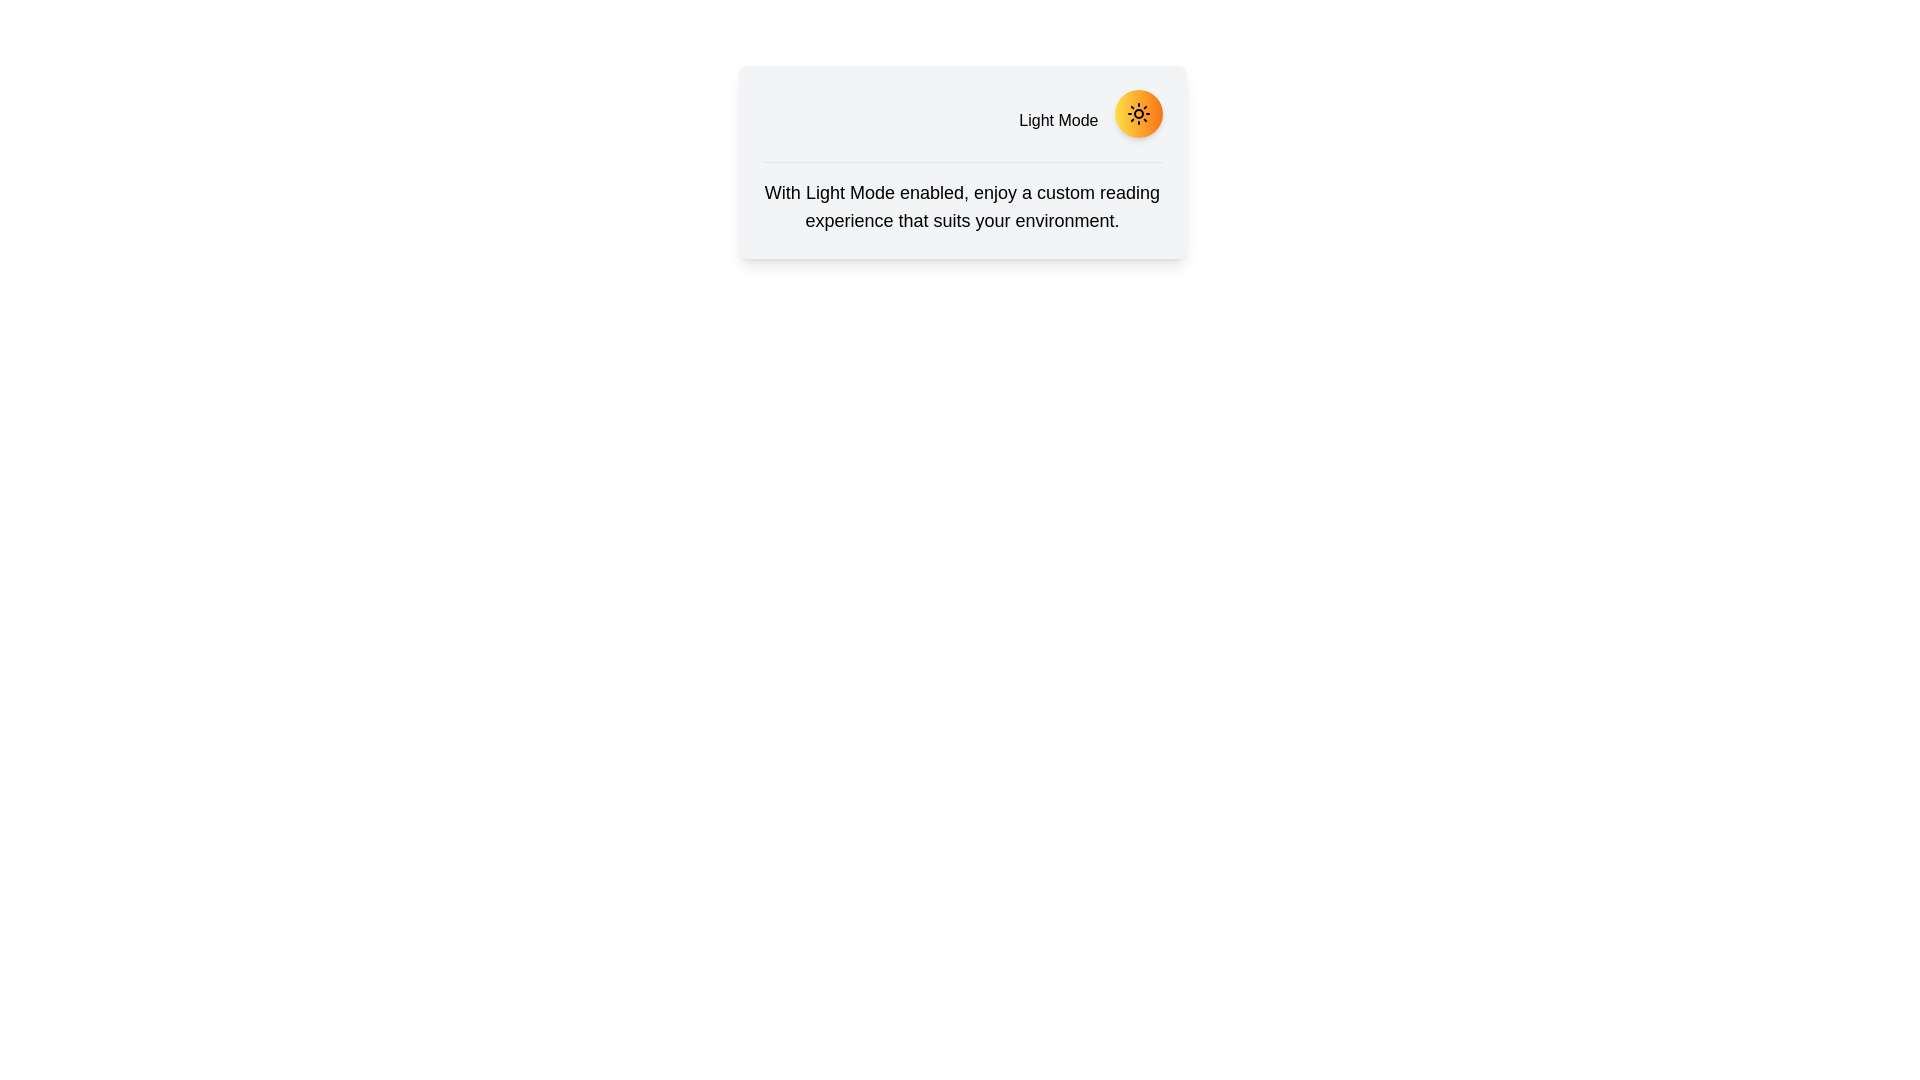  Describe the element at coordinates (1138, 114) in the screenshot. I see `the icon representing the current mode to examine its state` at that location.